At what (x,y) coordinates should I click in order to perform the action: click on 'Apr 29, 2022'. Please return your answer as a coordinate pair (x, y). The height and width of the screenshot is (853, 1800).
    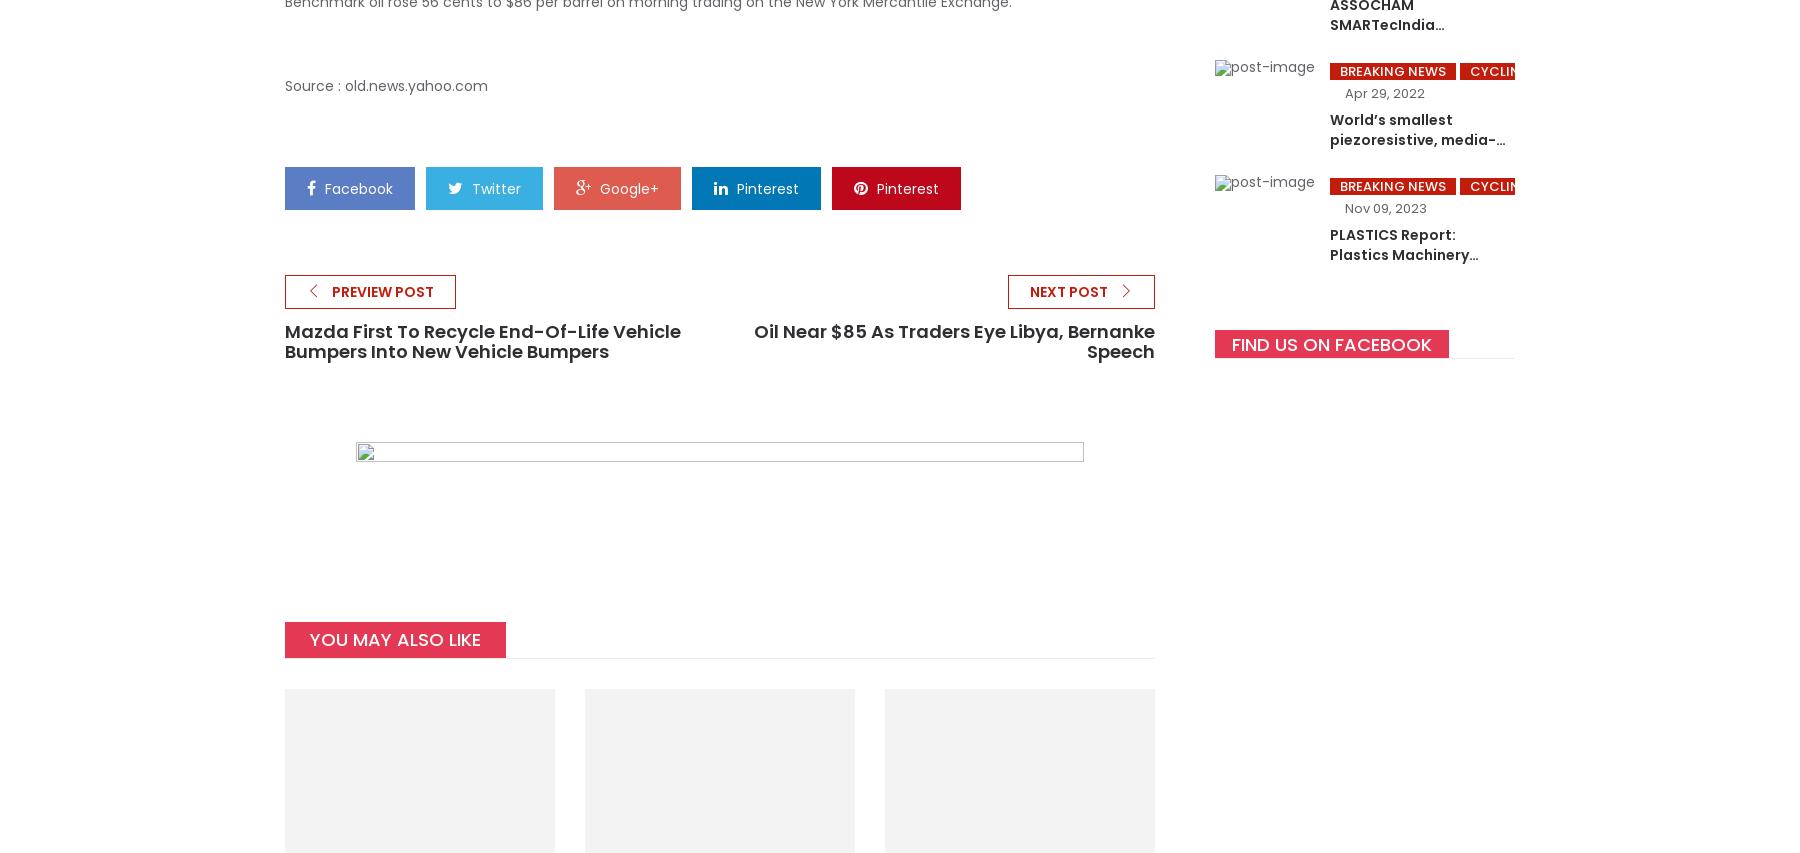
    Looking at the image, I should click on (1344, 91).